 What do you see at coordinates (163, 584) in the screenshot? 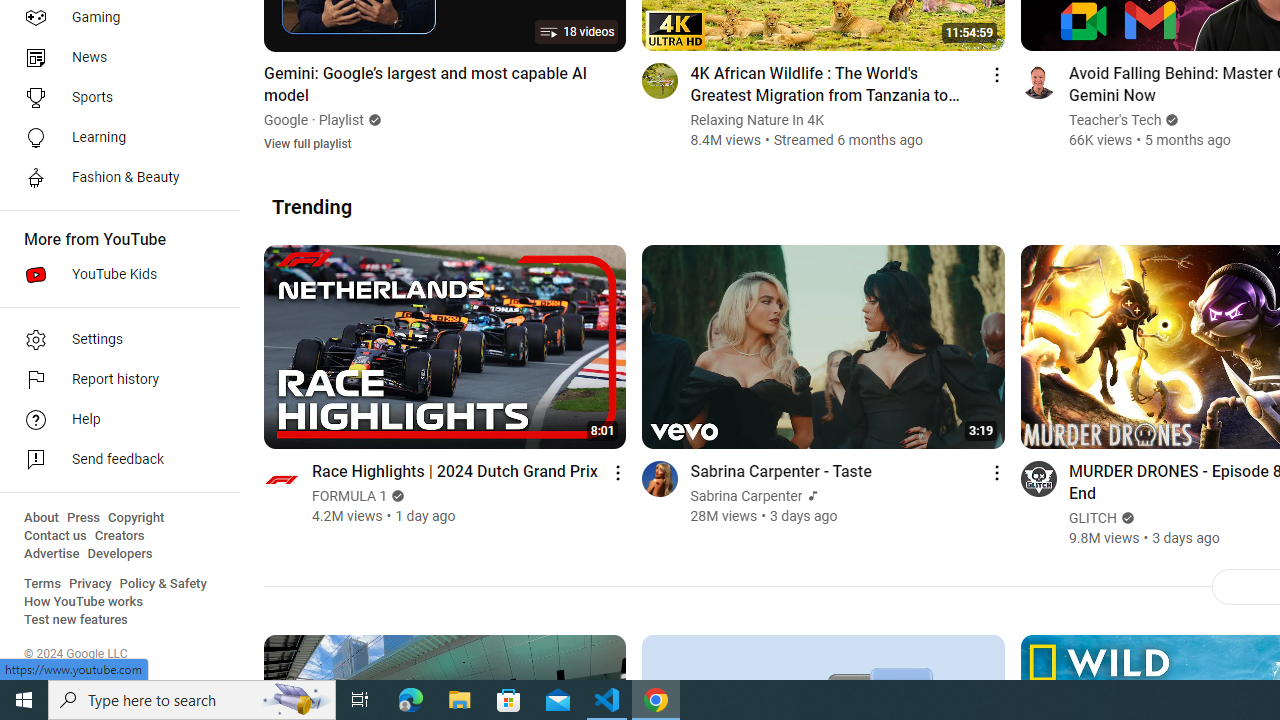
I see `'Policy & Safety'` at bounding box center [163, 584].